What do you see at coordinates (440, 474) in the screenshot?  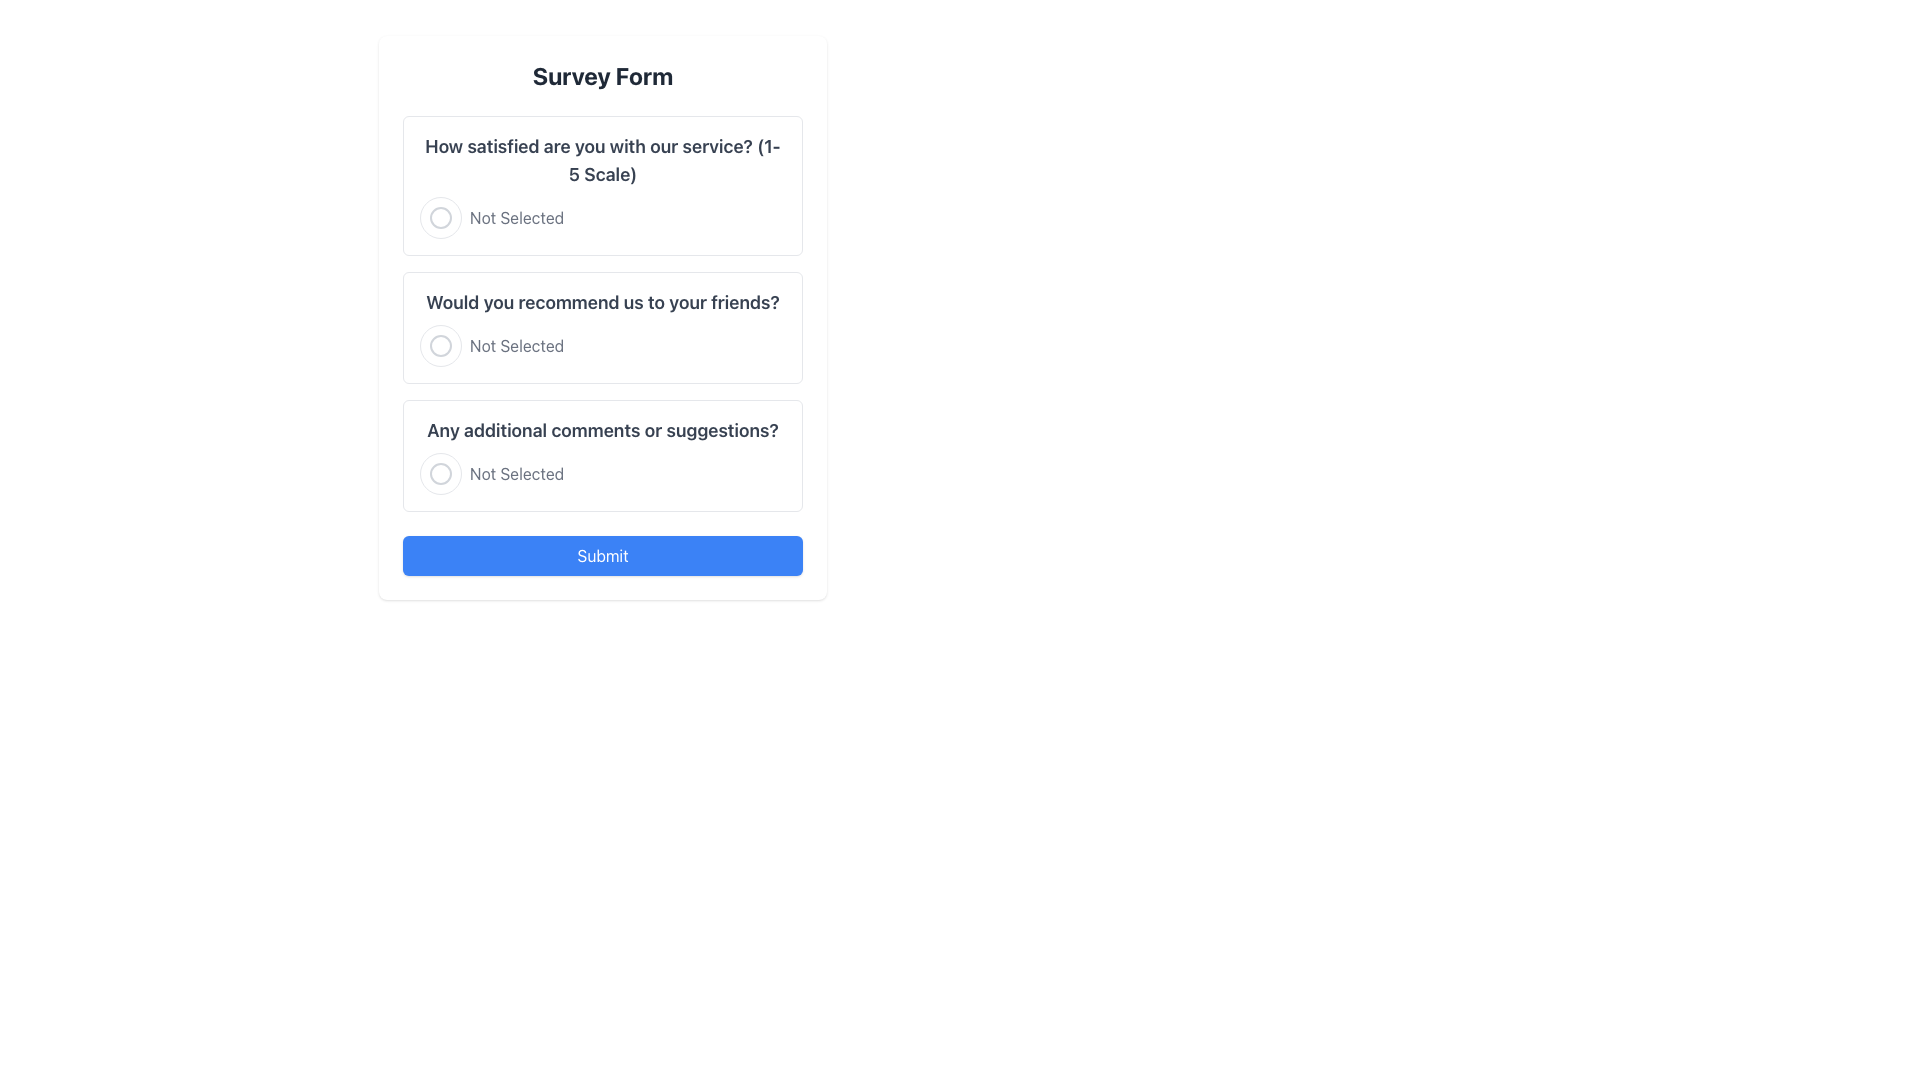 I see `the SVG Circle Element positioned to the left of the answer 'Not Selected' for the question 'Any additional comments or suggestions?'. This element serves as a visual input or selection indicator but is not interactive` at bounding box center [440, 474].